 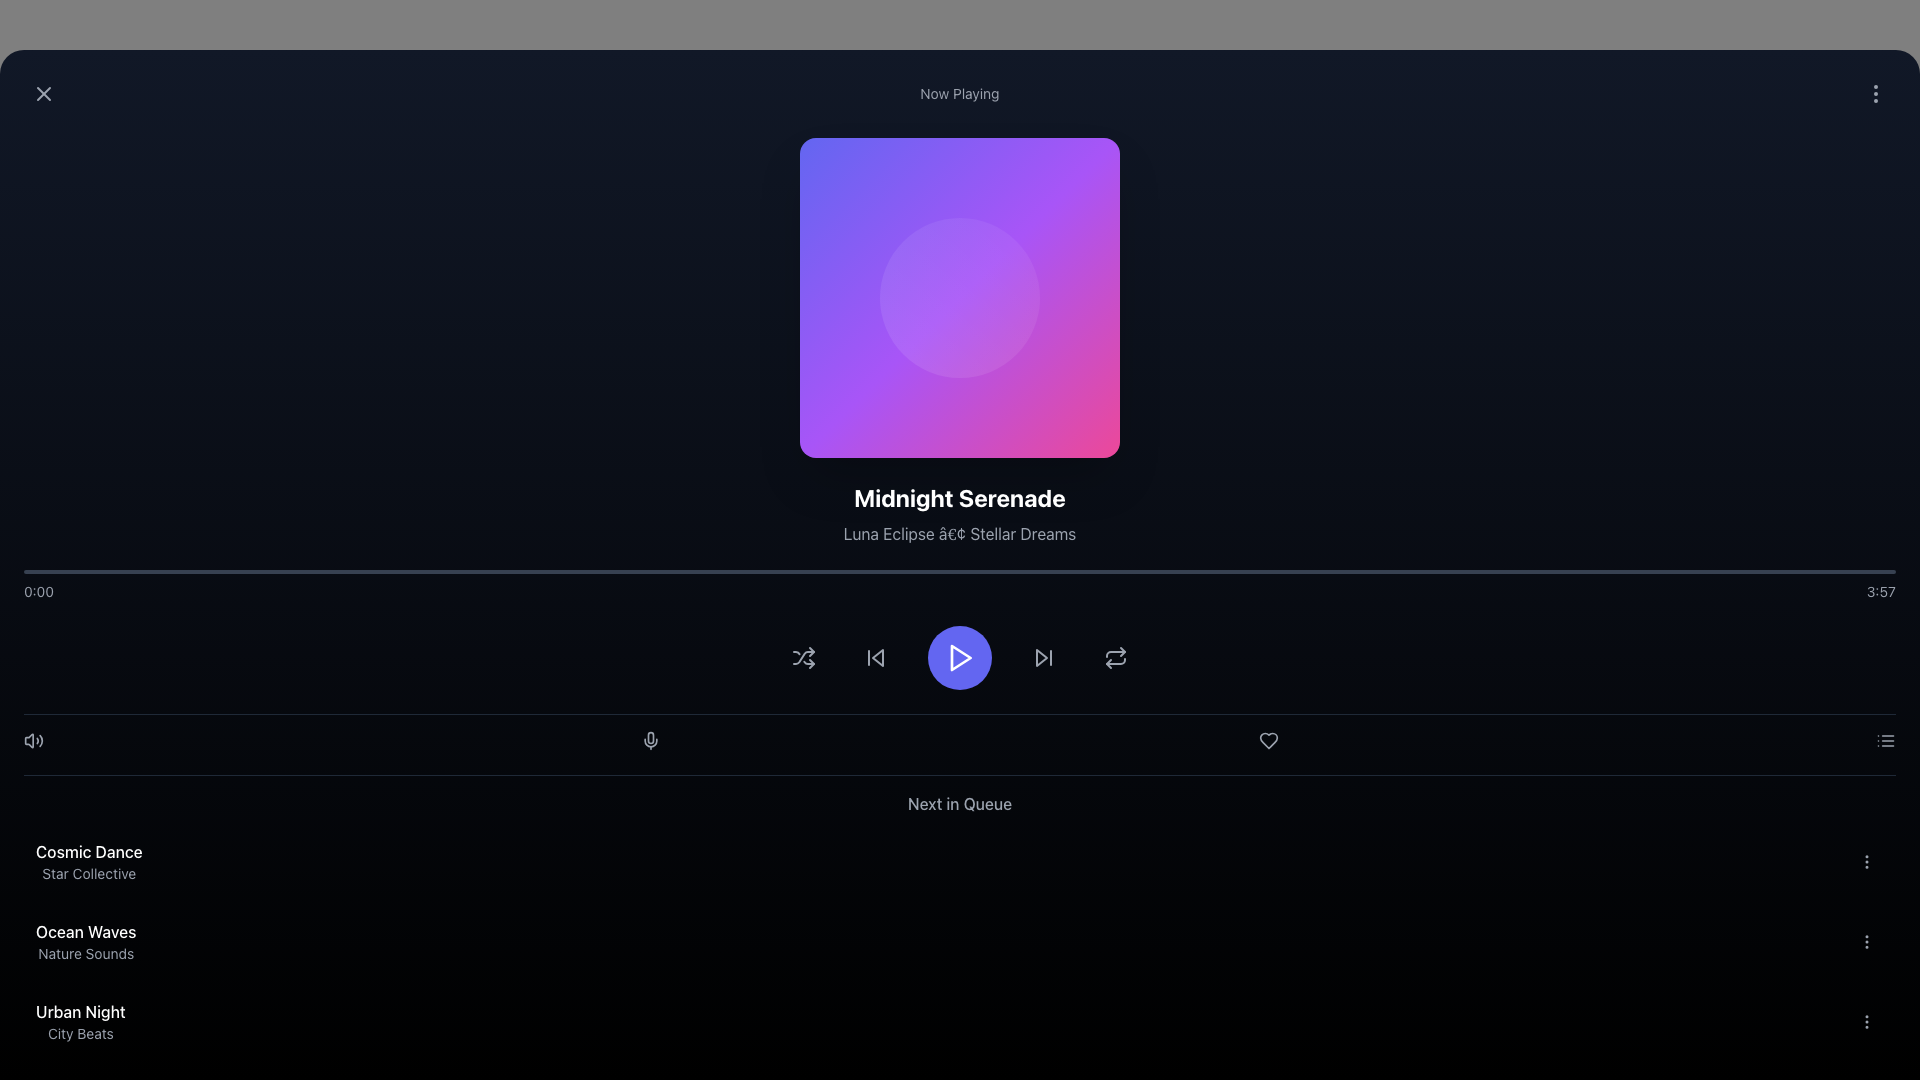 What do you see at coordinates (878, 658) in the screenshot?
I see `the decorative element of the skip-back button located to the left of the central play button in the control bar, which provides visual feedback` at bounding box center [878, 658].